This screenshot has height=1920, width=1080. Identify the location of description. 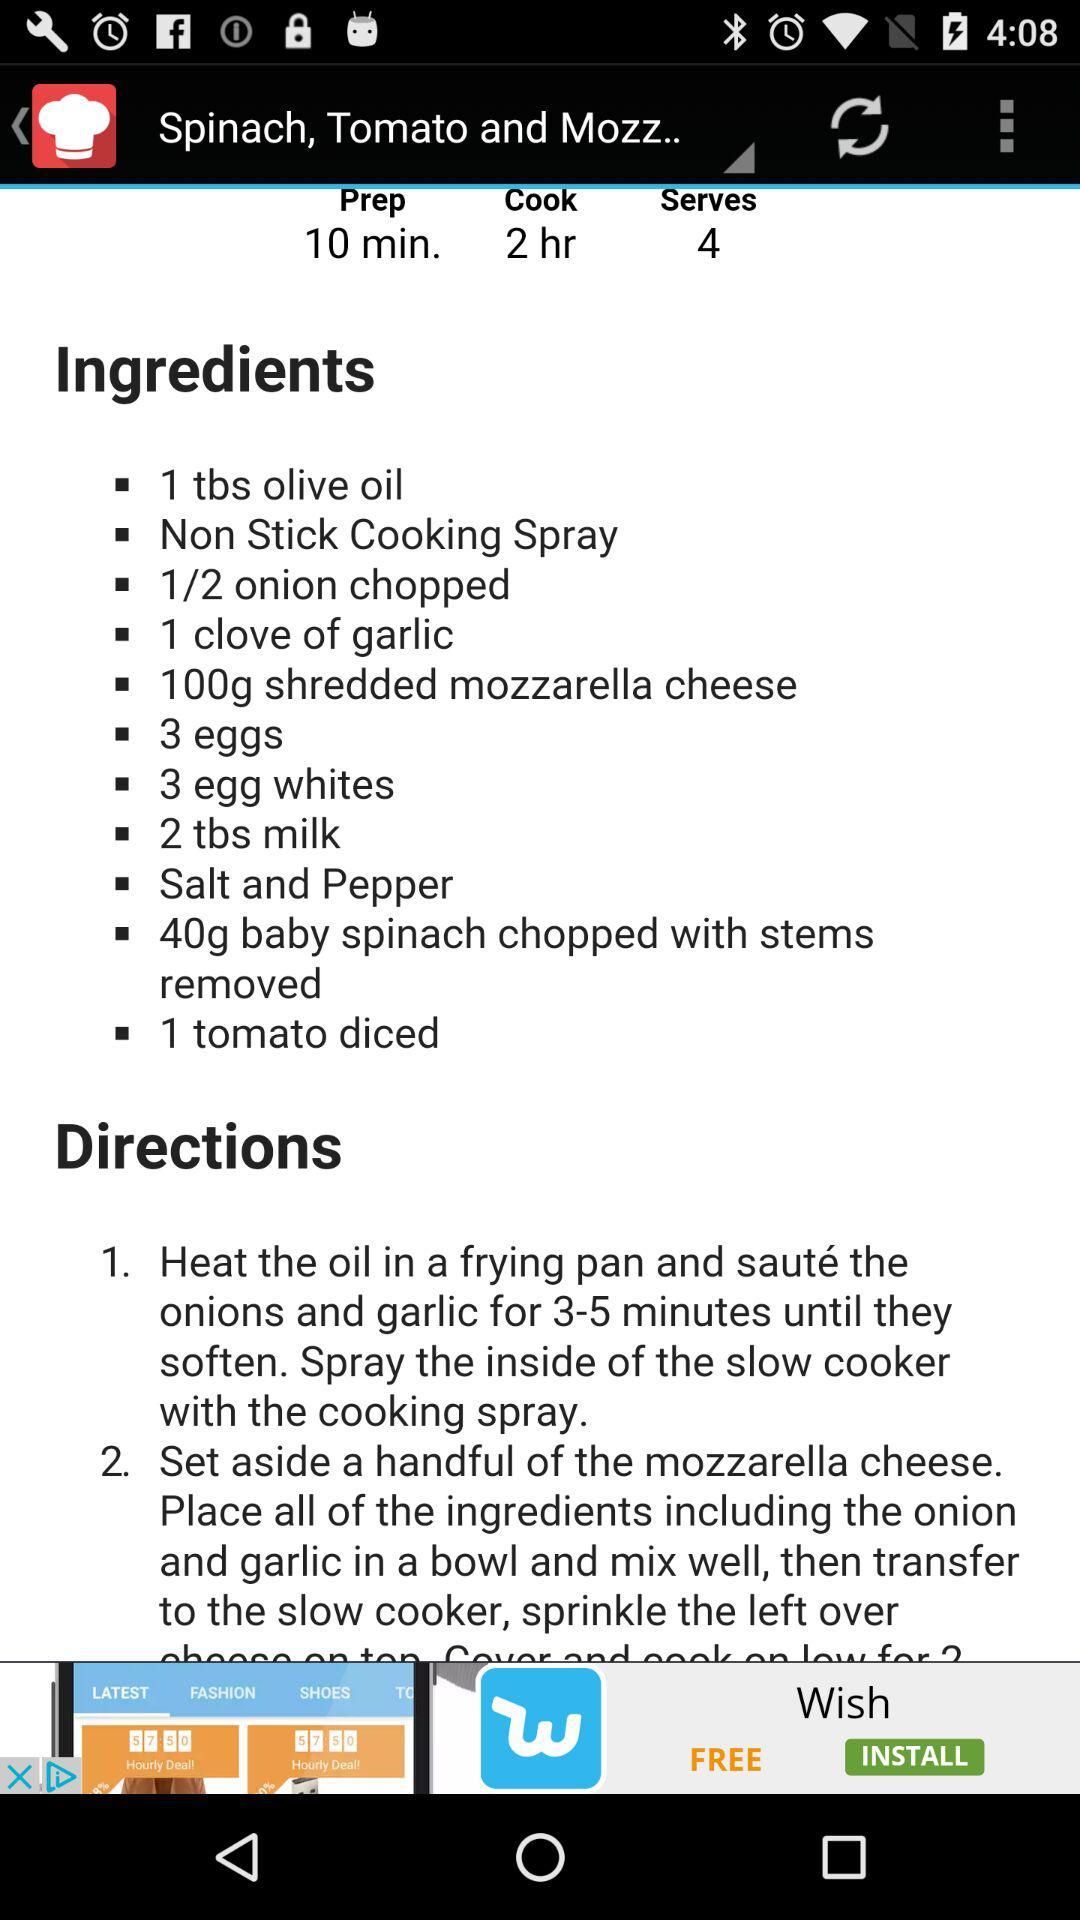
(540, 924).